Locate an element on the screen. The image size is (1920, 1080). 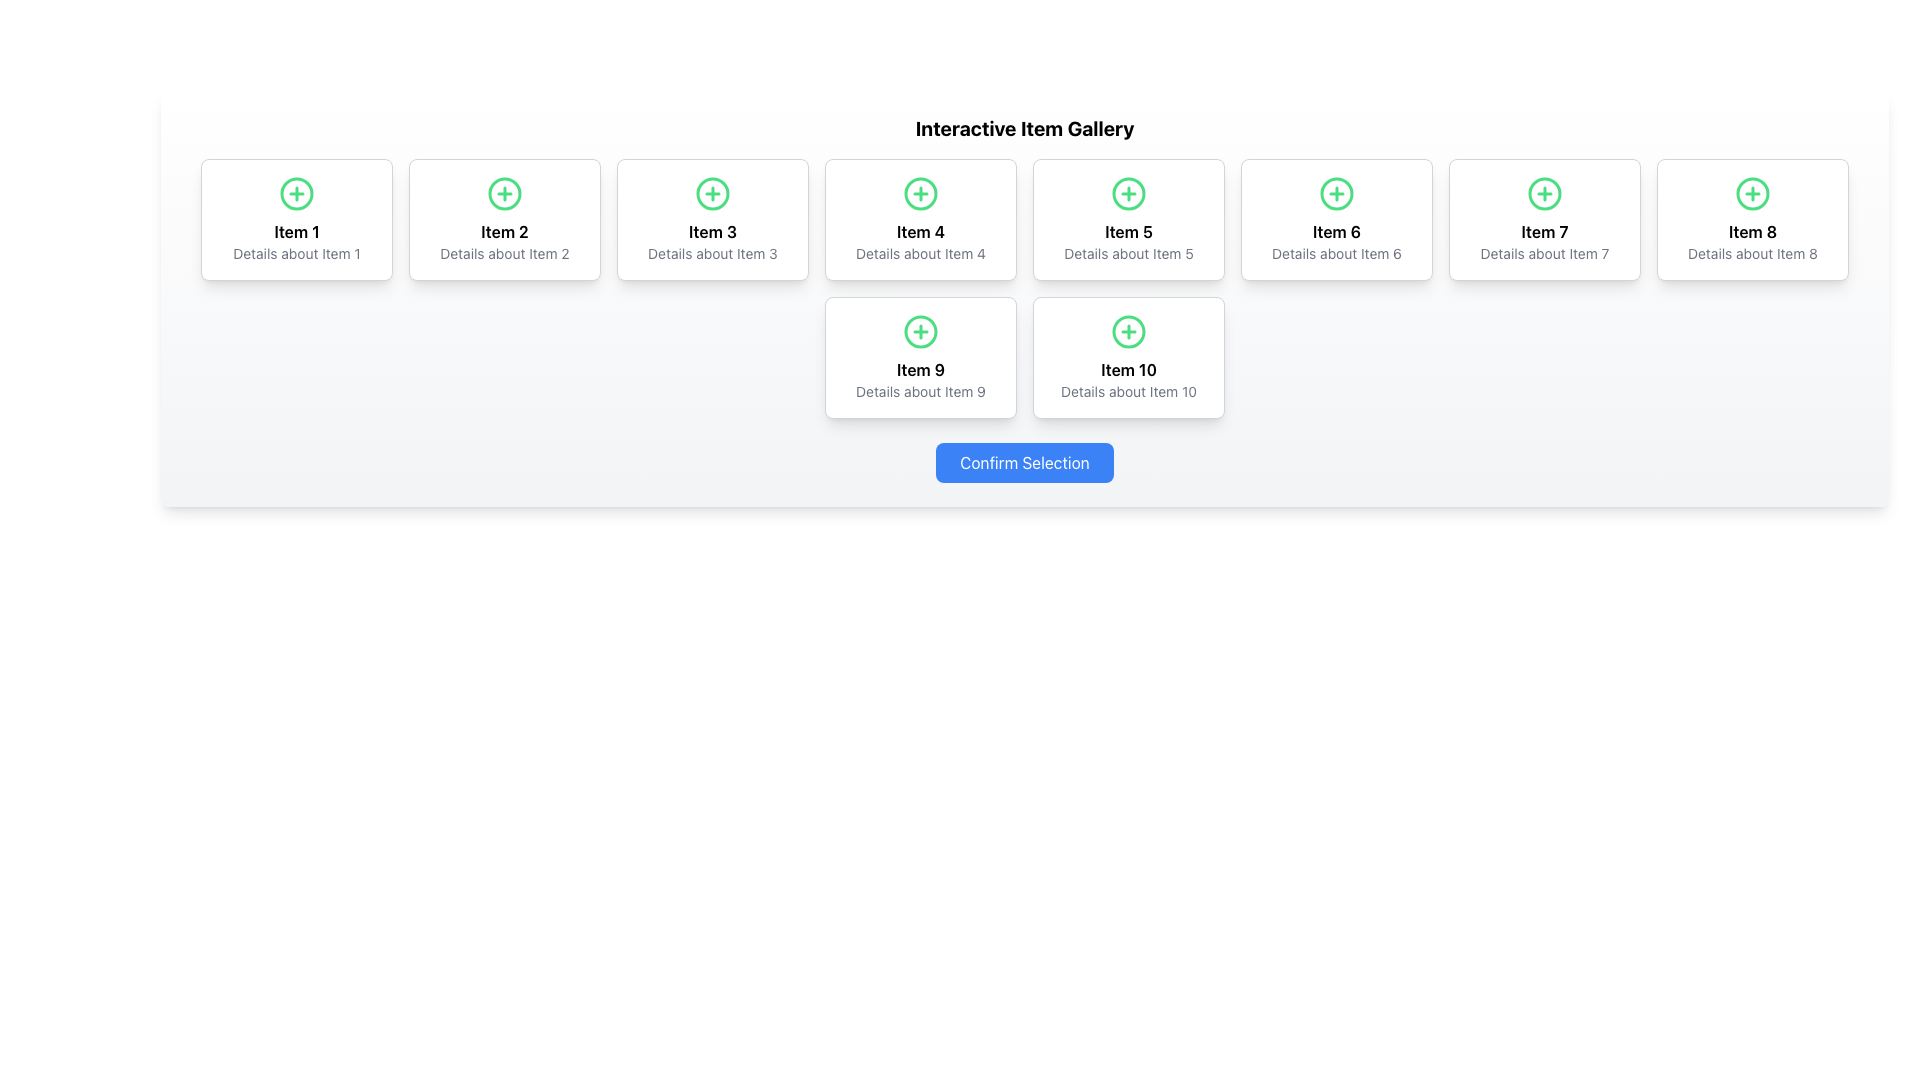
the icon or button representing the action of adding or interacting with Item 3, located in the grid gallery near the top center of the interface is located at coordinates (713, 193).